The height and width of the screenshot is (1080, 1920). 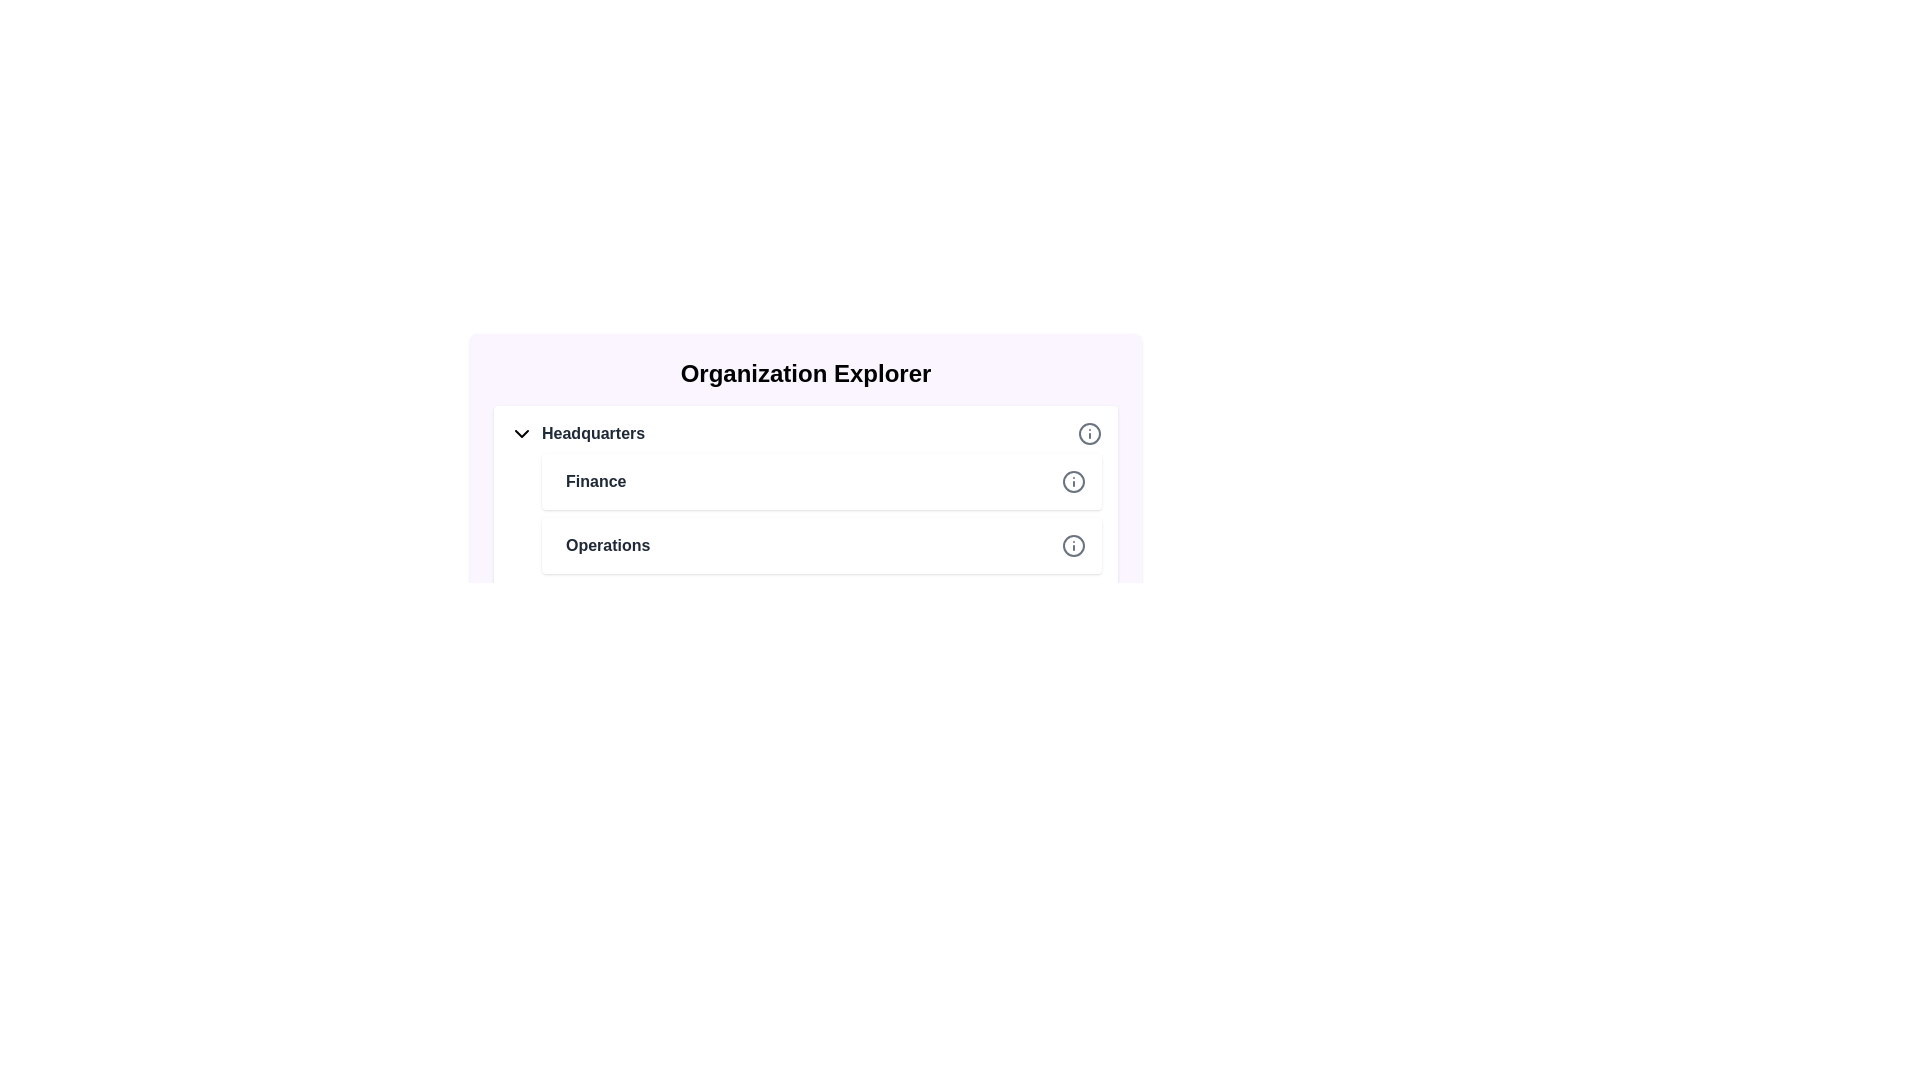 I want to click on the bold, dark gray text label 'Operations' located below 'Finance' in the vertical list under the header 'Headquarters', so click(x=607, y=546).